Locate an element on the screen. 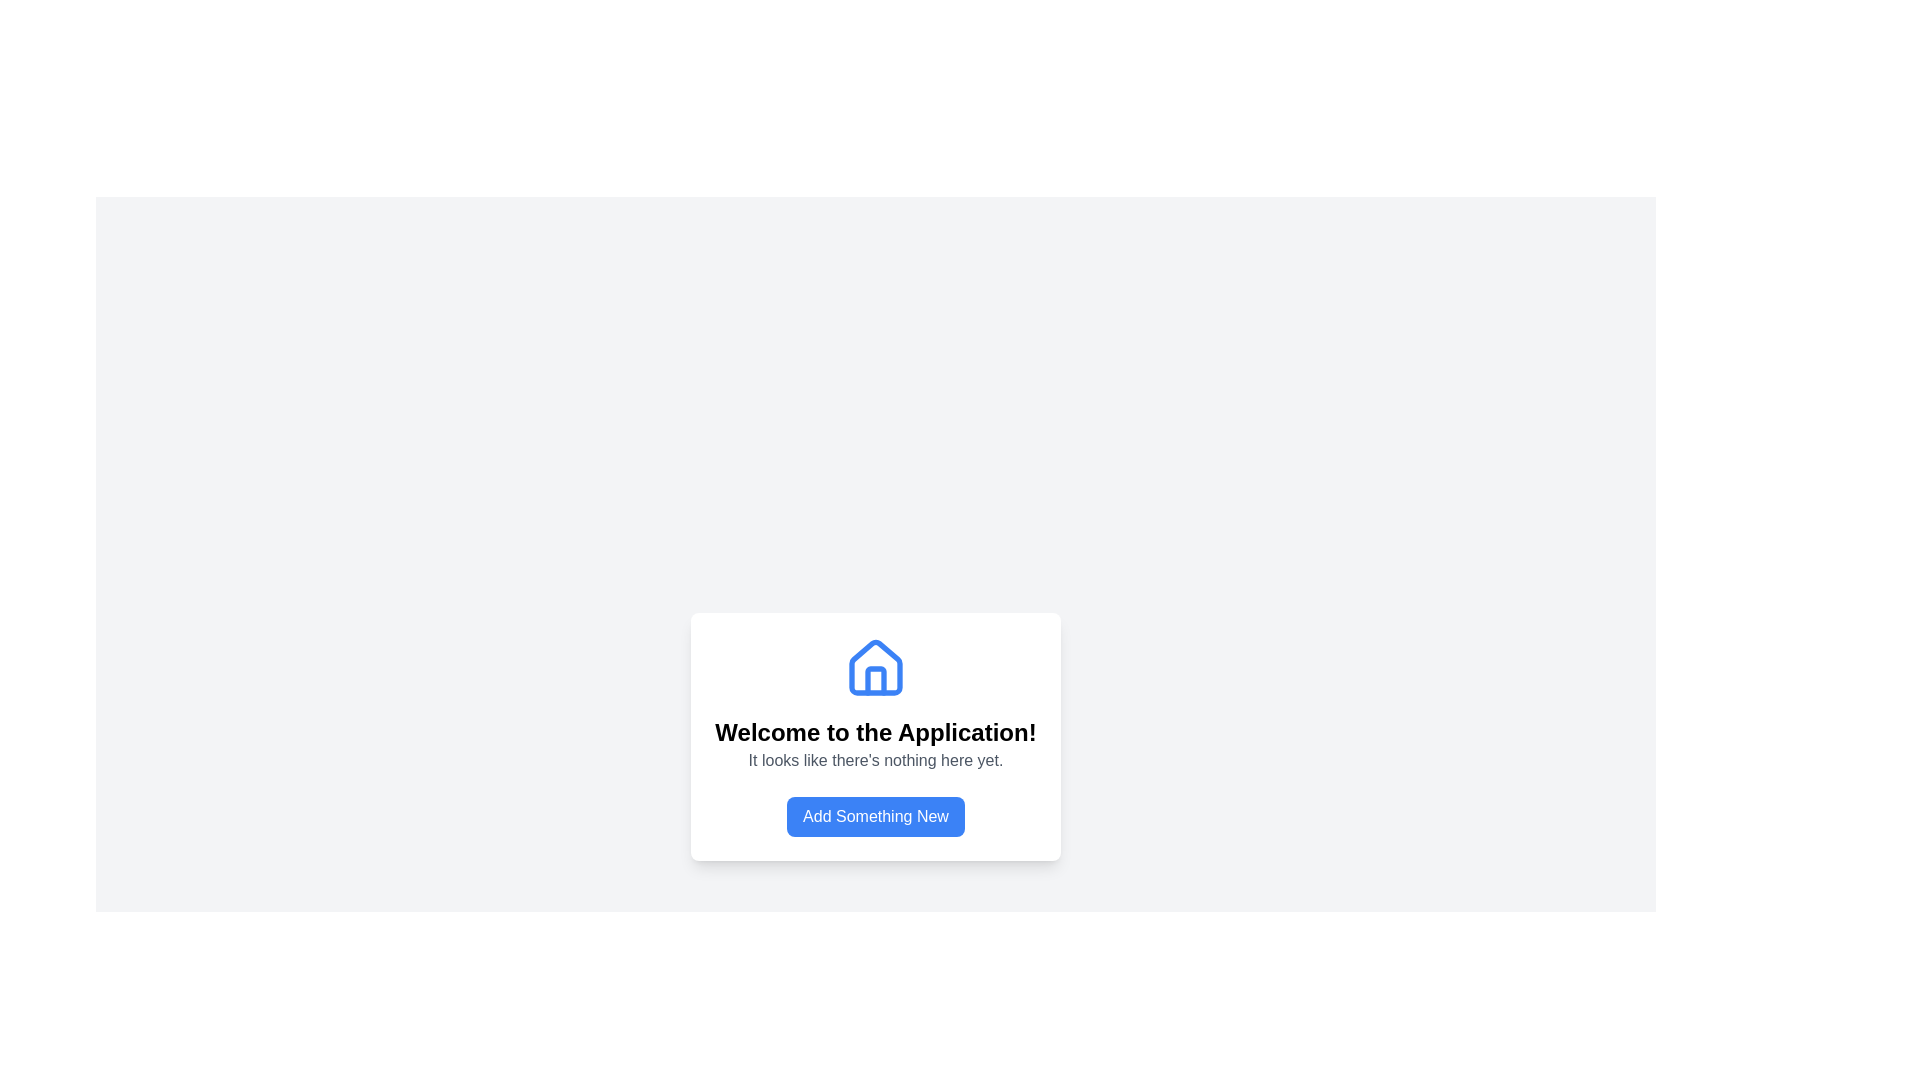 The image size is (1920, 1080). the door element of the house icon, which enhances clarity and visual appeal within the interface is located at coordinates (875, 680).